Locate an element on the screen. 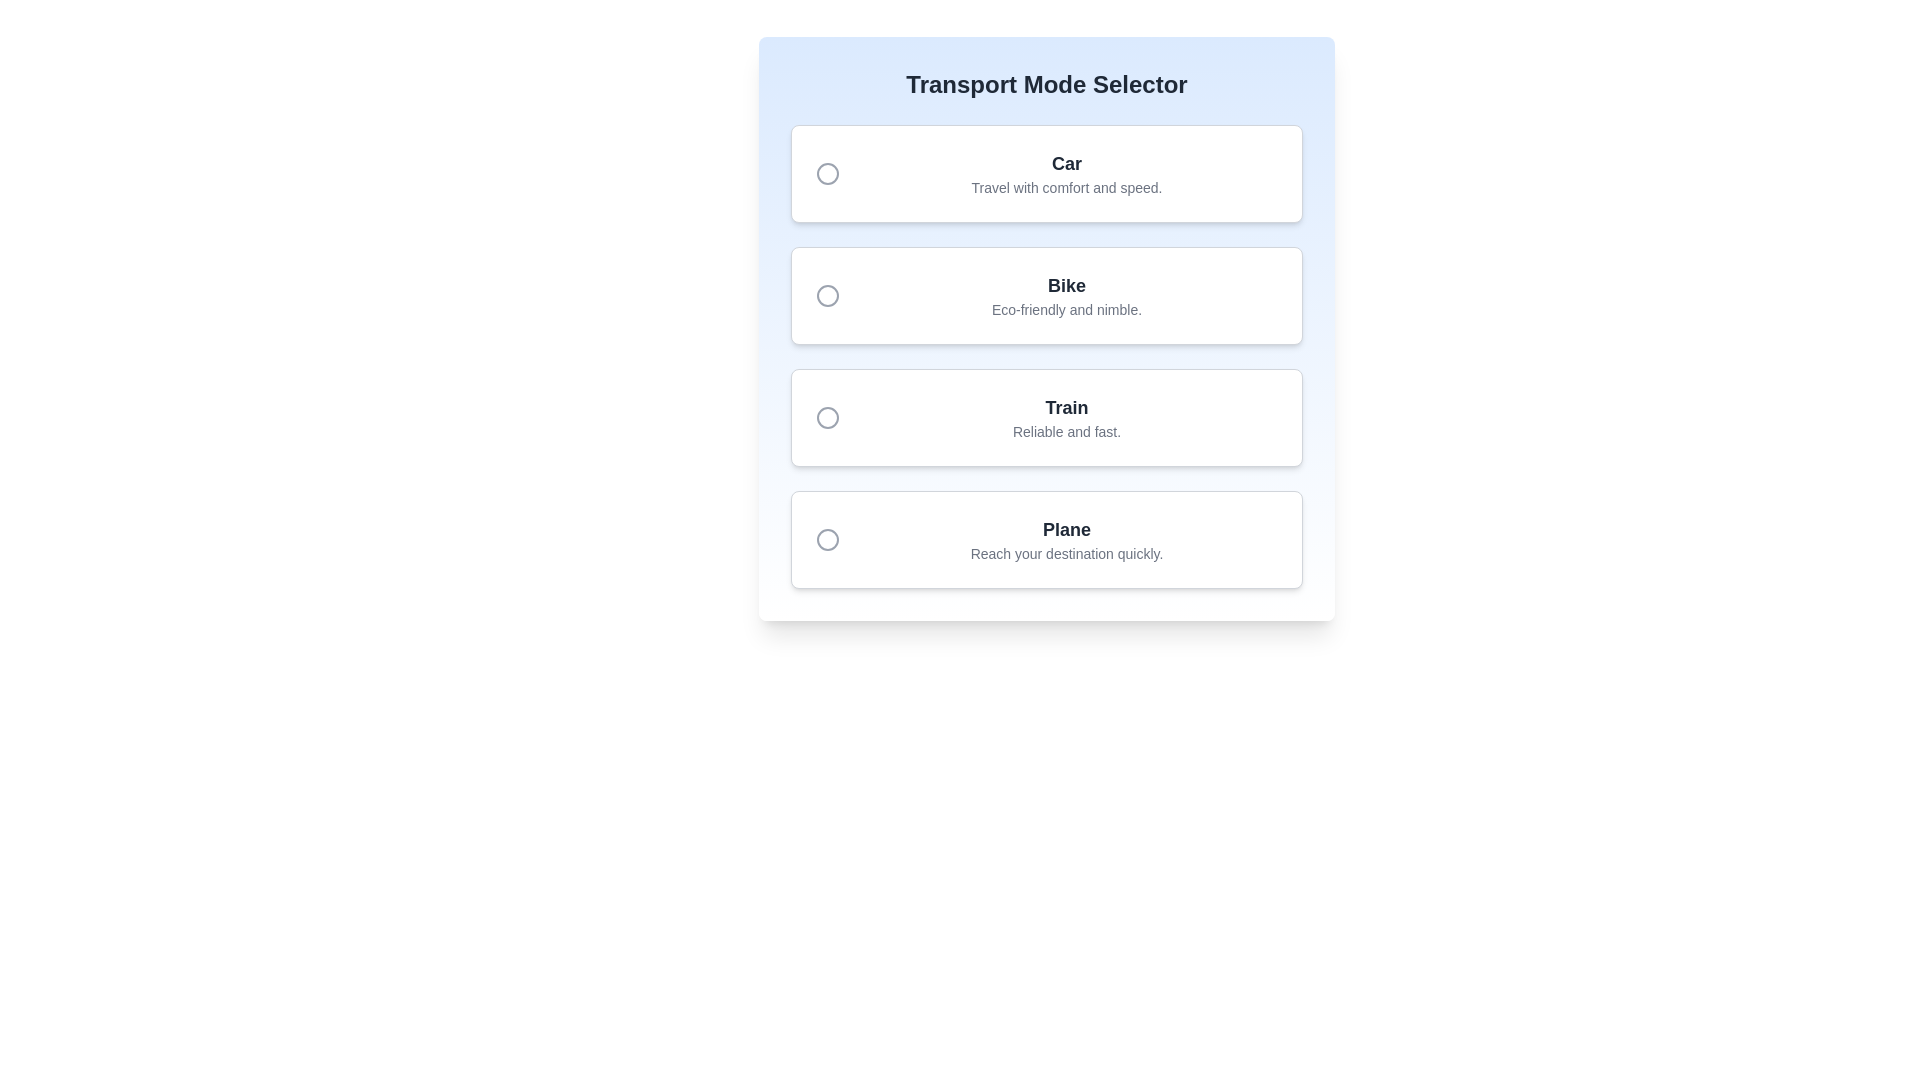  the 'Car' text label which is the first selection option in the Transport Mode Selector group is located at coordinates (1065, 172).